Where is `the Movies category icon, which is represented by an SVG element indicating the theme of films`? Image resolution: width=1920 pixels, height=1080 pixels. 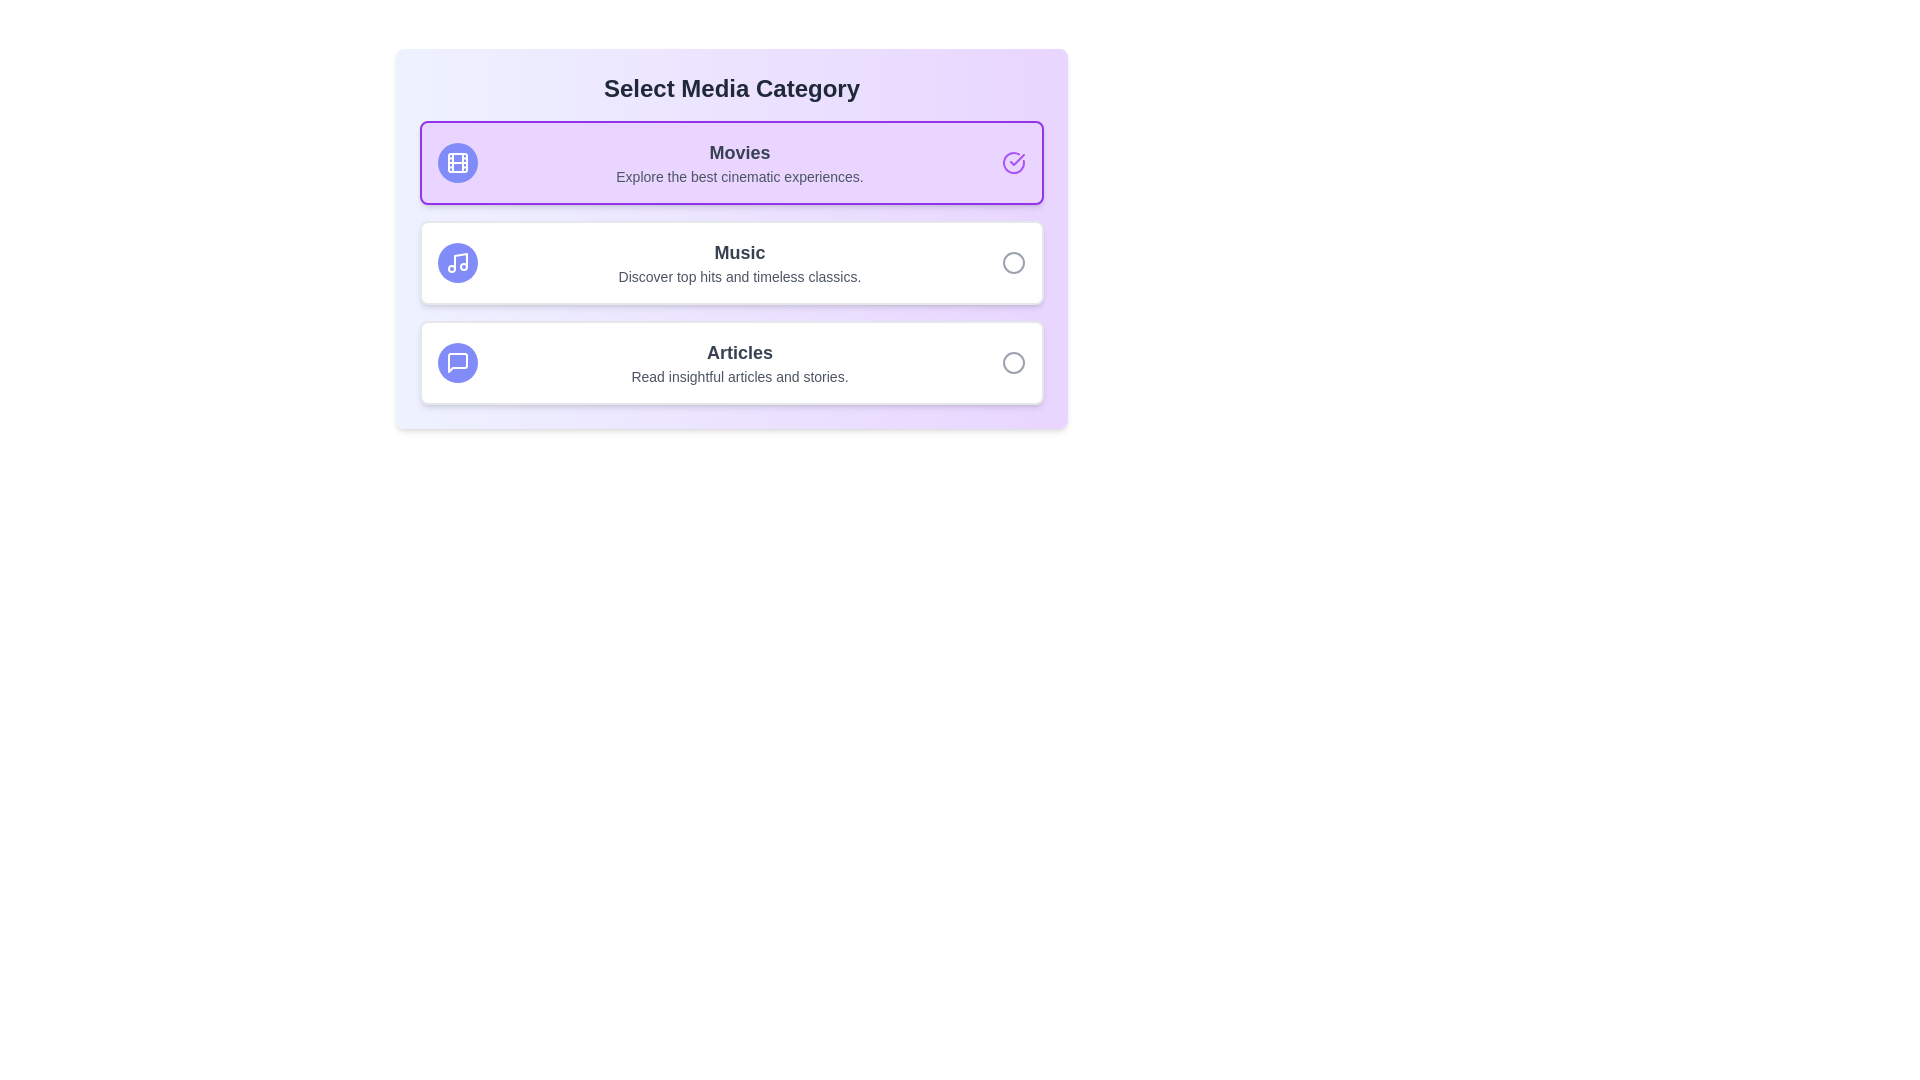
the Movies category icon, which is represented by an SVG element indicating the theme of films is located at coordinates (456, 161).